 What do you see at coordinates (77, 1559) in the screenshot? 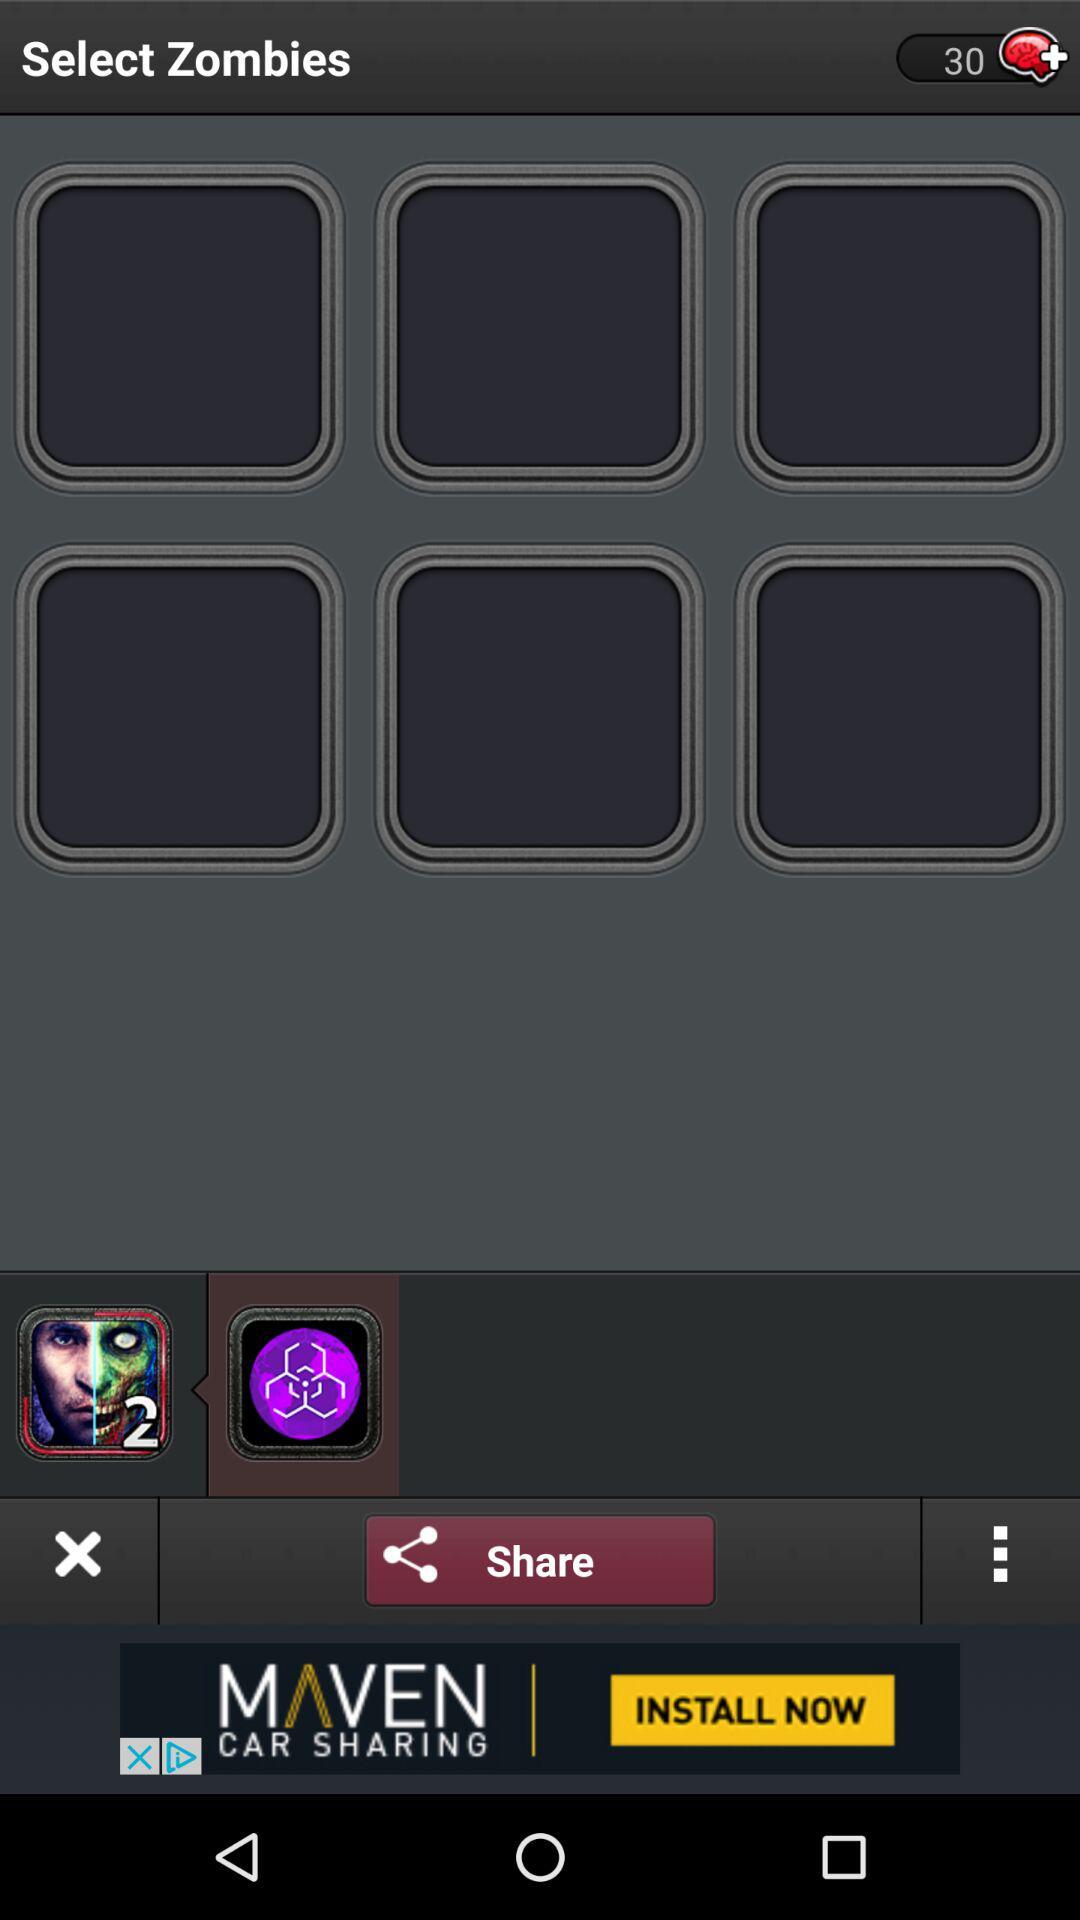
I see `exit` at bounding box center [77, 1559].